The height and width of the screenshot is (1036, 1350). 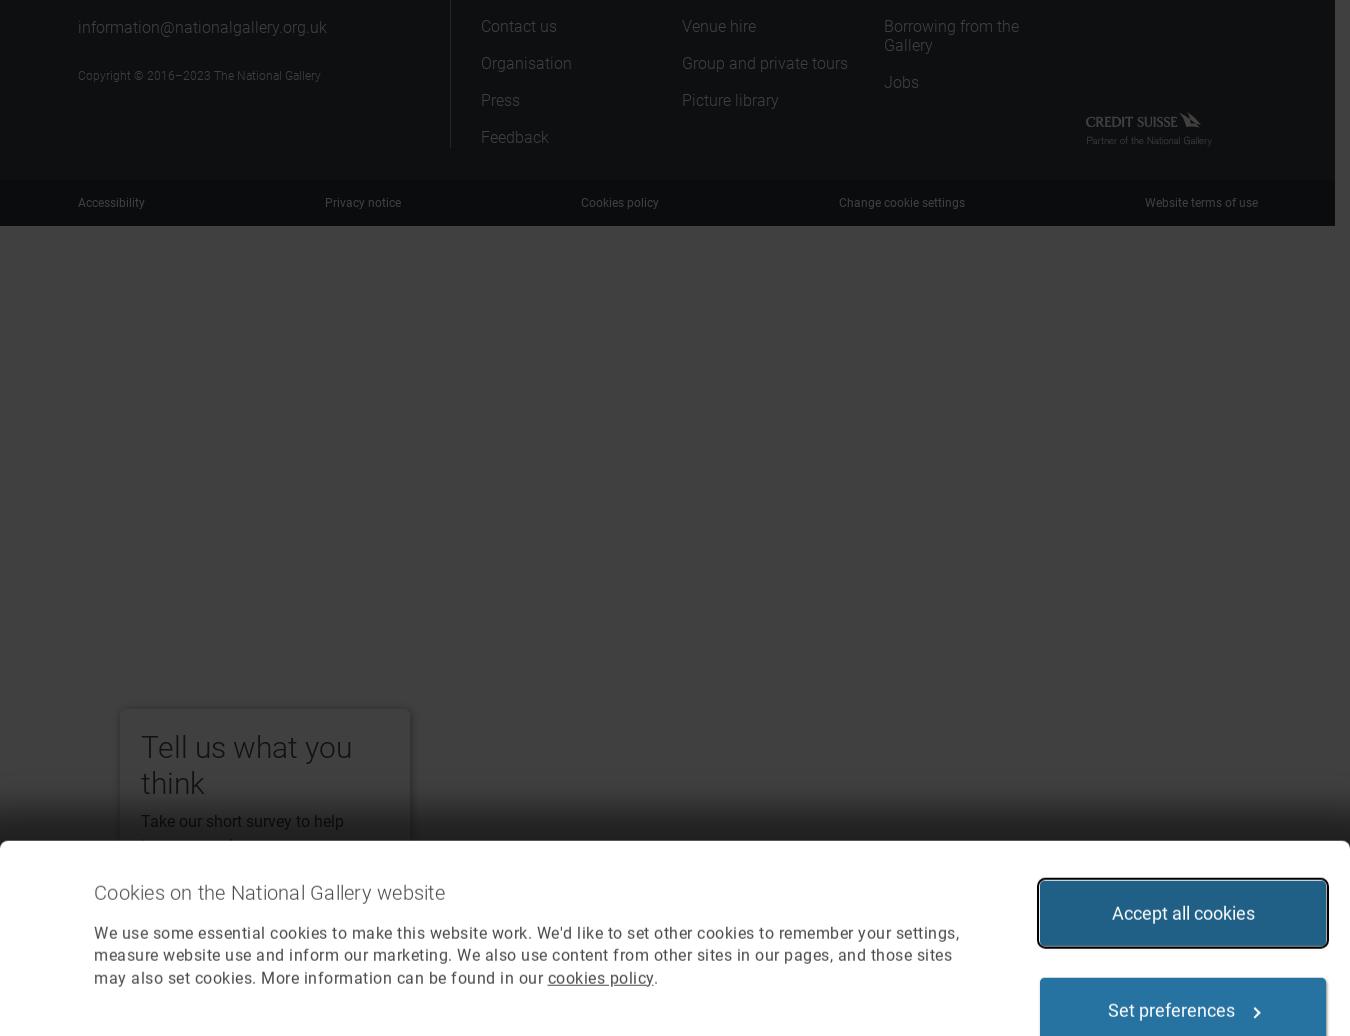 I want to click on 'Yes', so click(x=181, y=900).